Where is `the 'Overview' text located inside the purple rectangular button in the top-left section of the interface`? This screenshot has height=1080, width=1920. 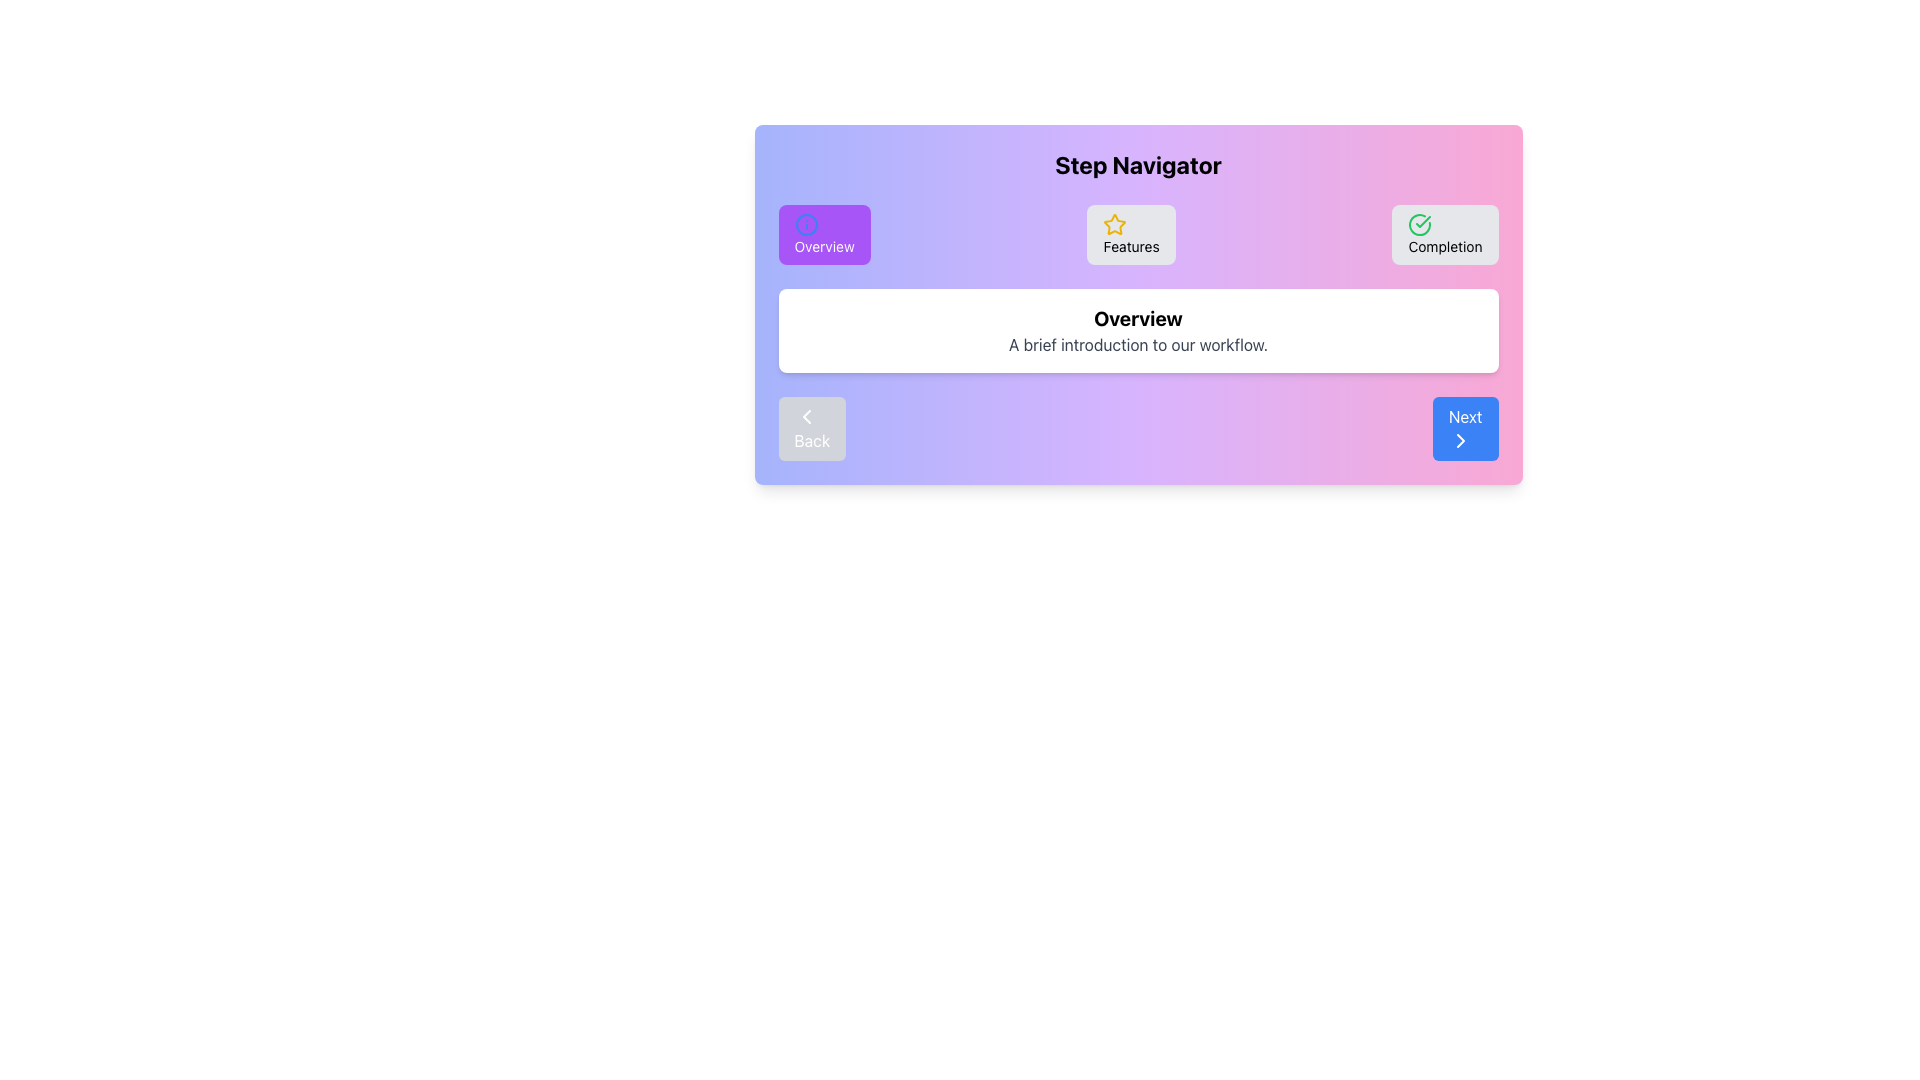
the 'Overview' text located inside the purple rectangular button in the top-left section of the interface is located at coordinates (824, 245).